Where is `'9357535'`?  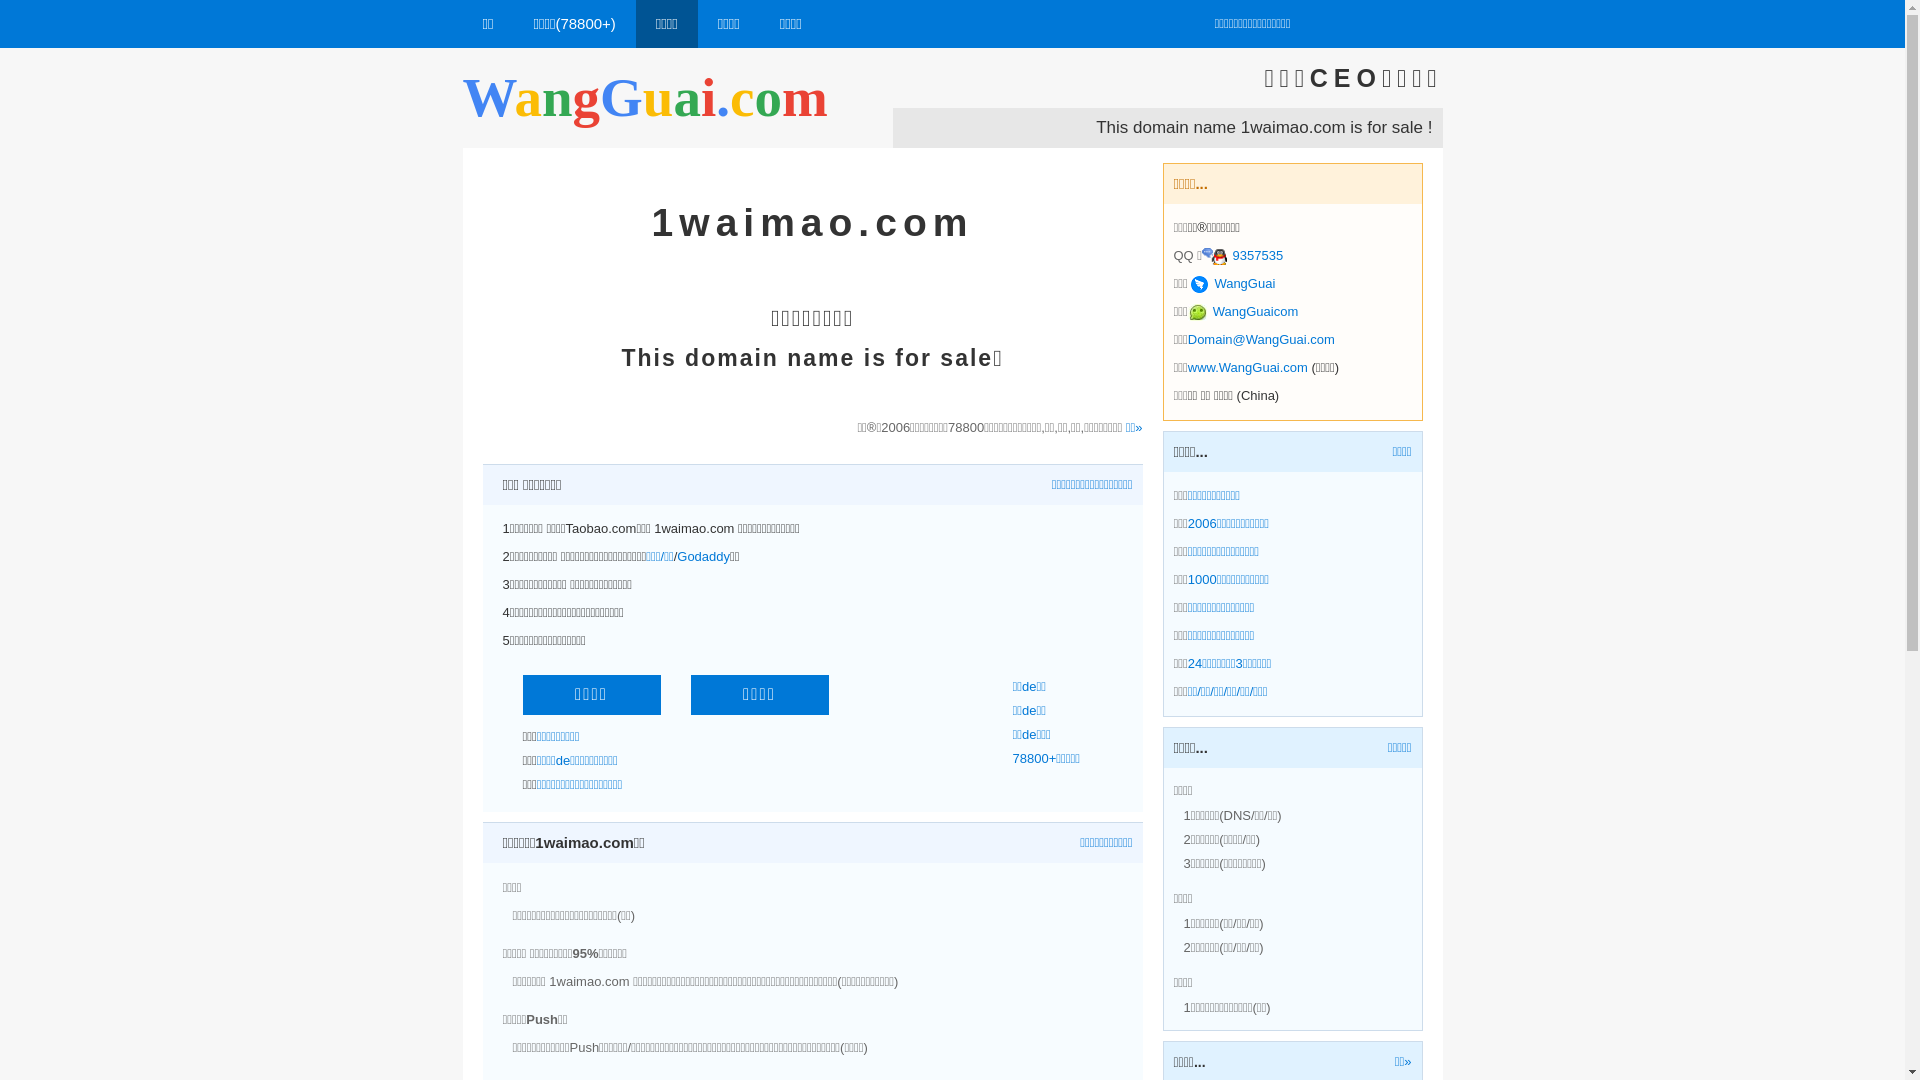
'9357535' is located at coordinates (1241, 254).